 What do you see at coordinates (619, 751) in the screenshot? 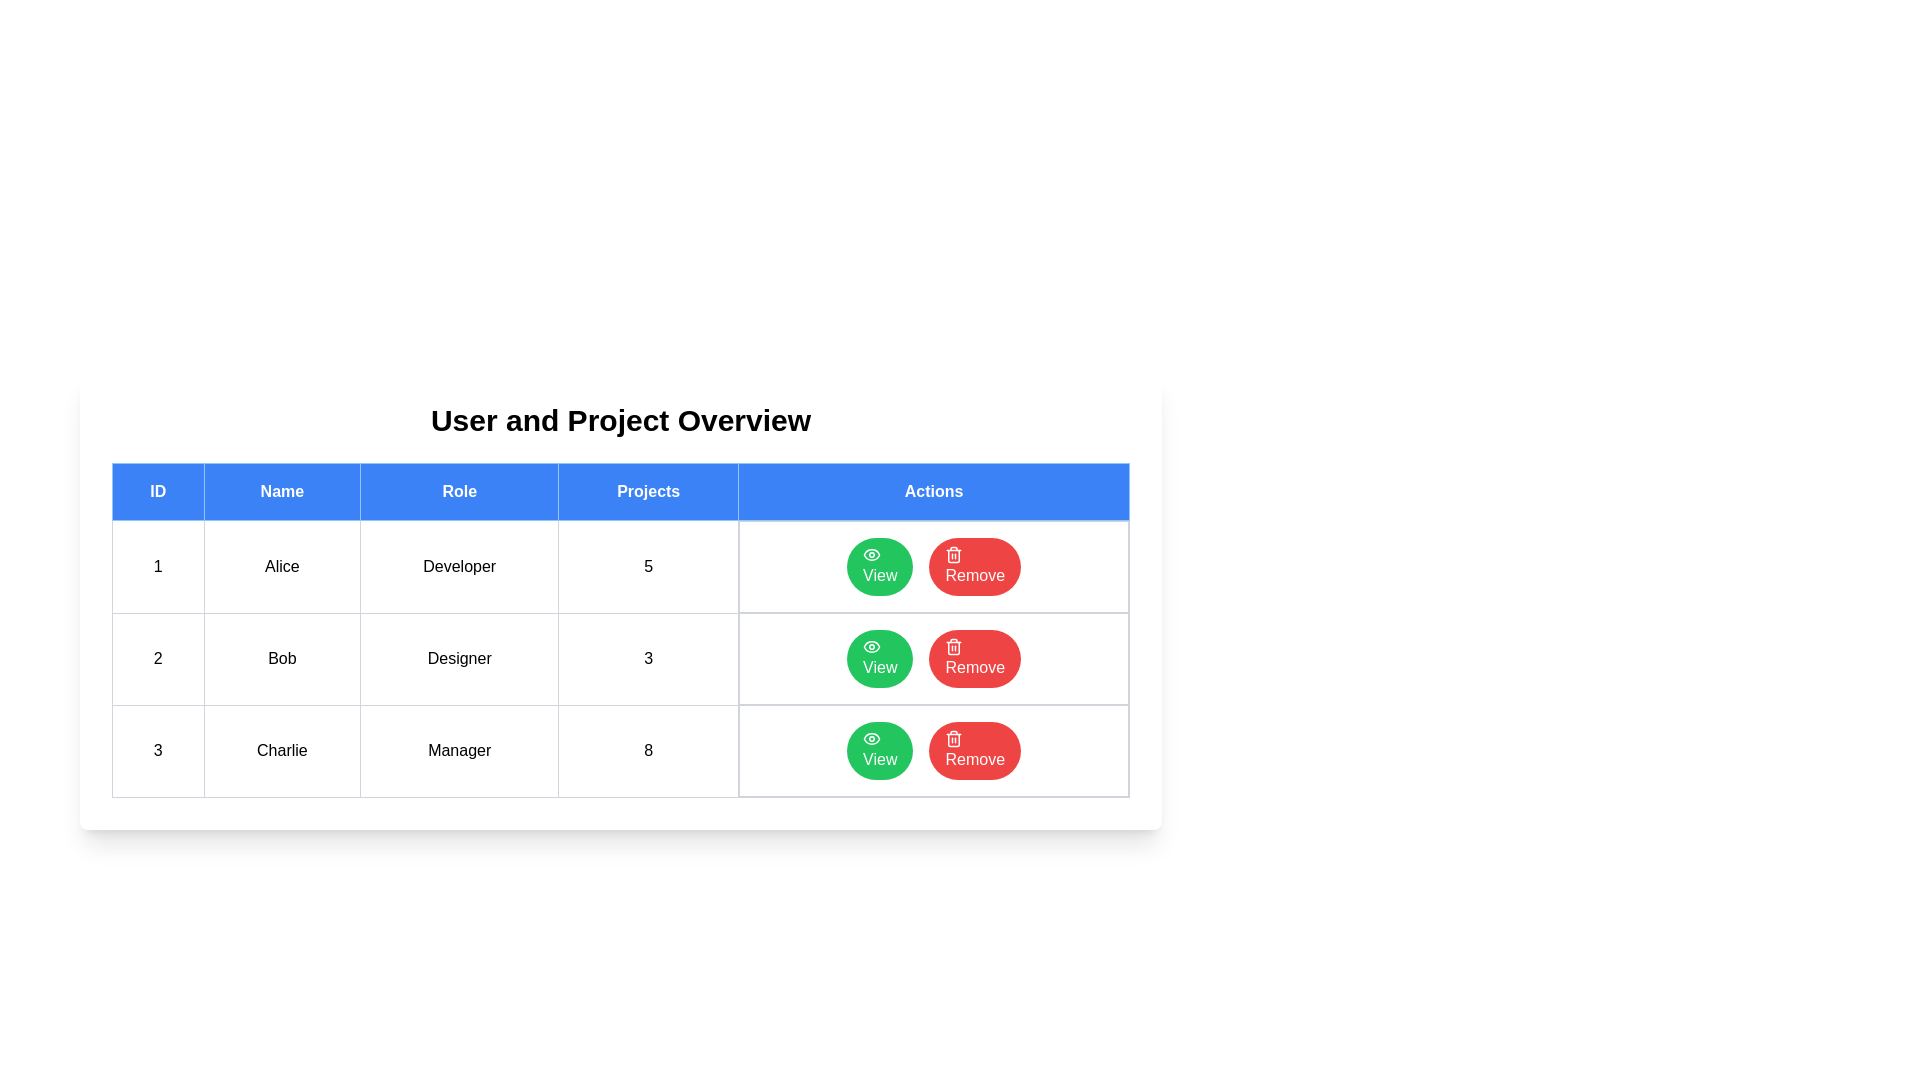
I see `the row corresponding to 3` at bounding box center [619, 751].